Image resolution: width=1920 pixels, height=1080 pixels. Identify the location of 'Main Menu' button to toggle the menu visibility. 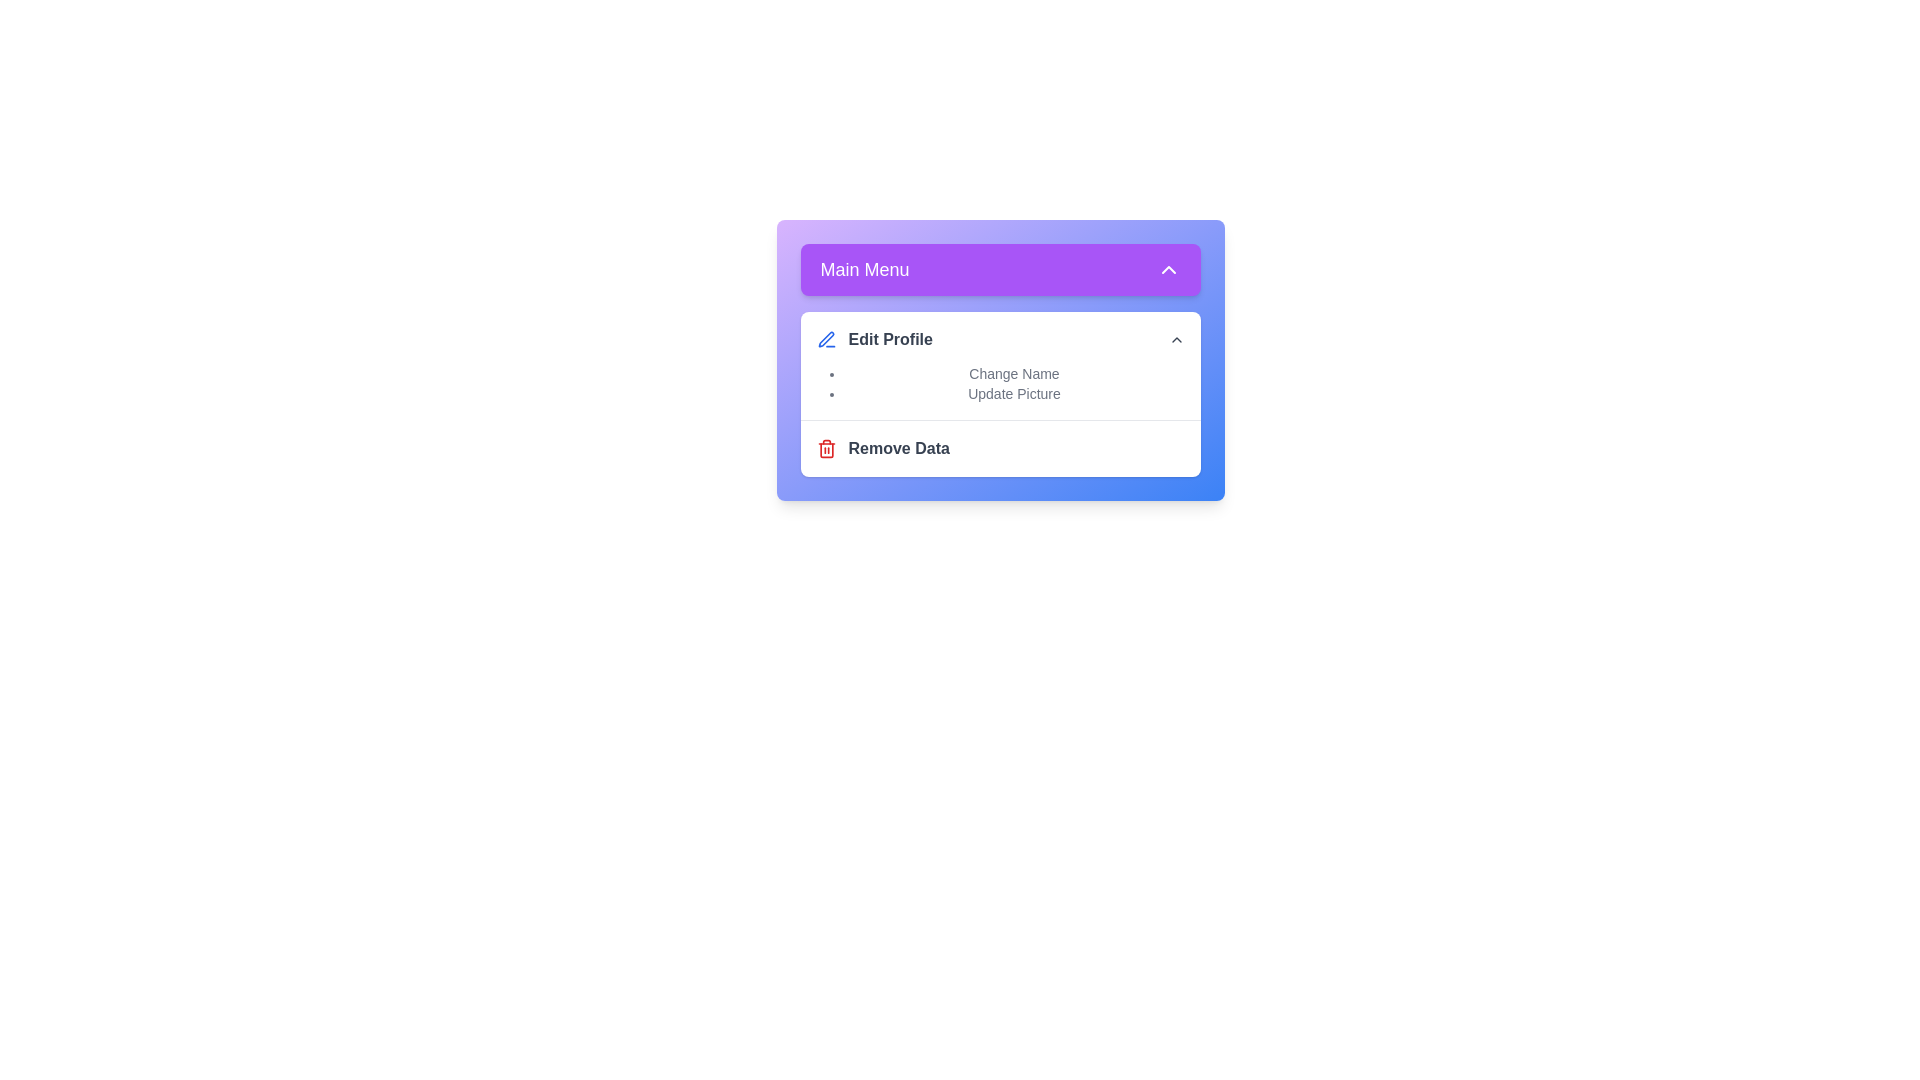
(1000, 270).